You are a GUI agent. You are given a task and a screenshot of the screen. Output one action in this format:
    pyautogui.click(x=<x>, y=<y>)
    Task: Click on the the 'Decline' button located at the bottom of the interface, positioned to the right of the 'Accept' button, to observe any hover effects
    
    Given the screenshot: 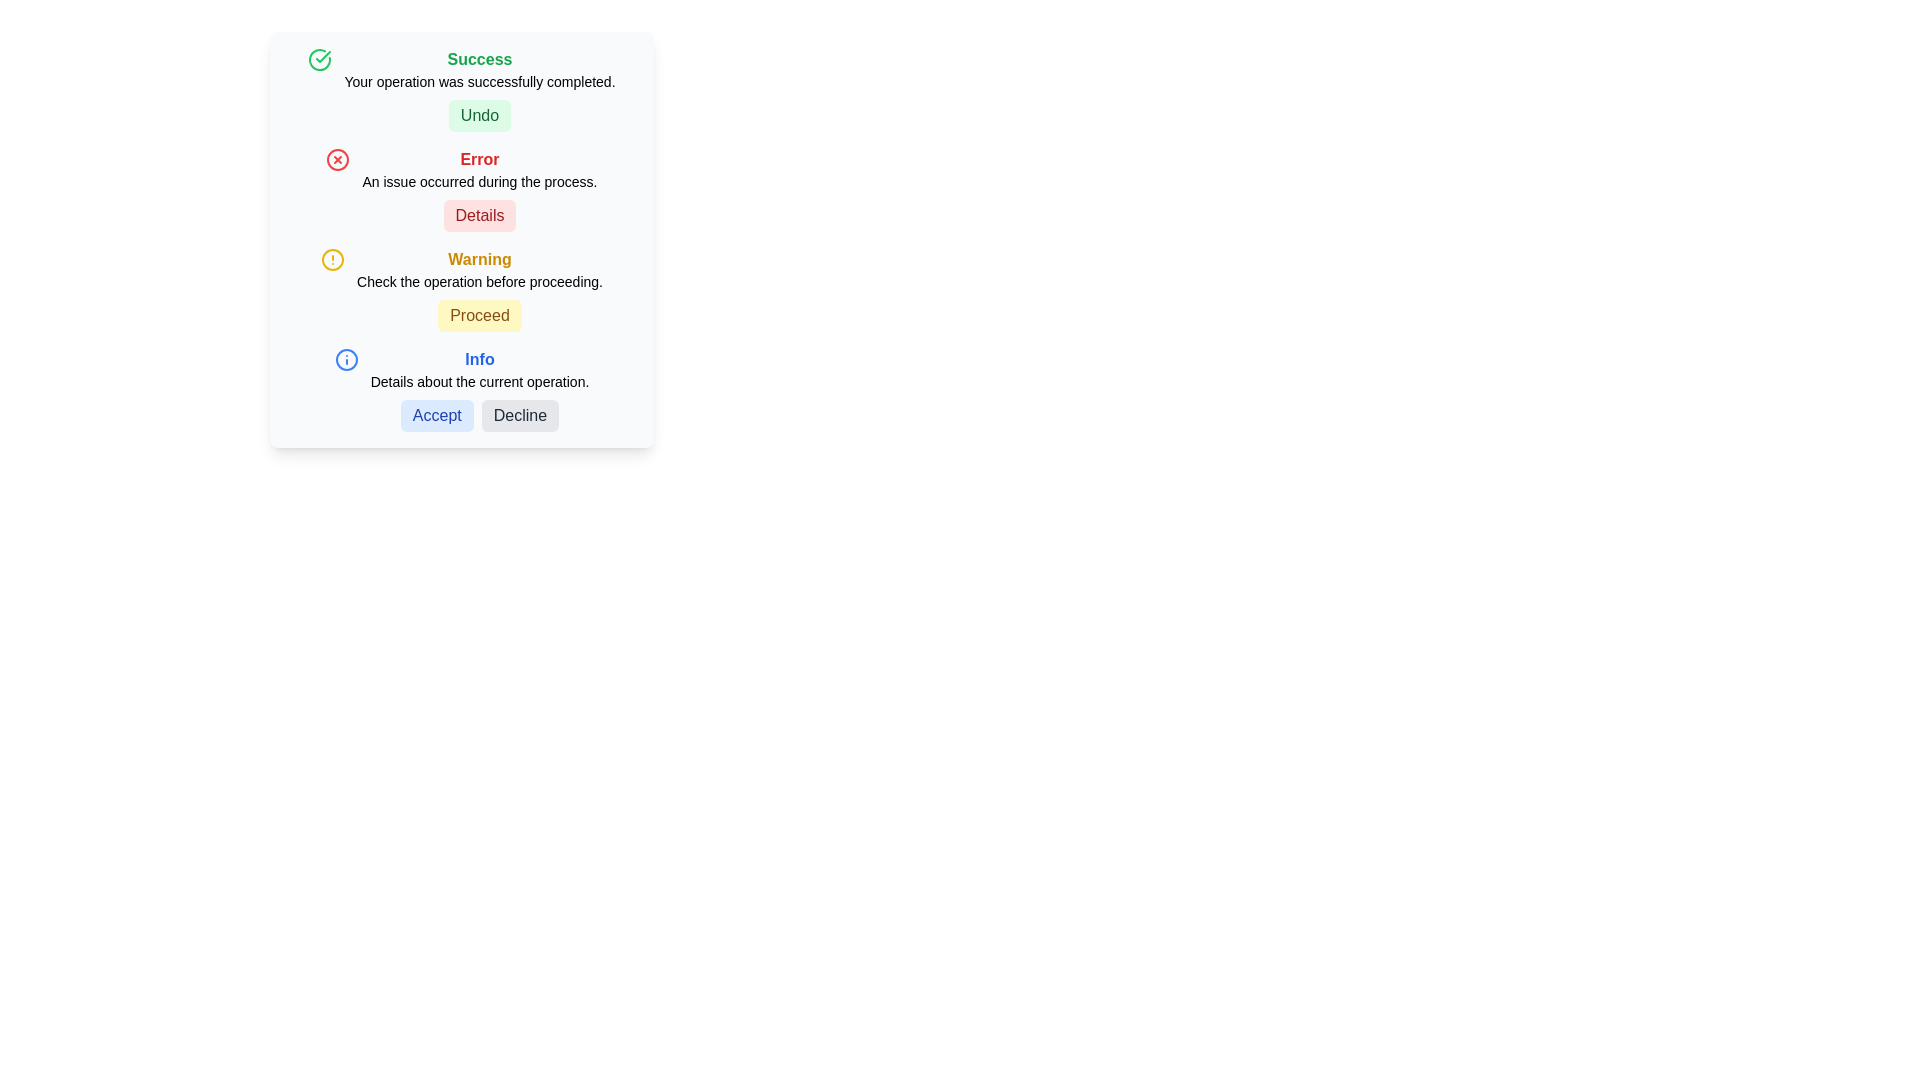 What is the action you would take?
    pyautogui.click(x=520, y=415)
    